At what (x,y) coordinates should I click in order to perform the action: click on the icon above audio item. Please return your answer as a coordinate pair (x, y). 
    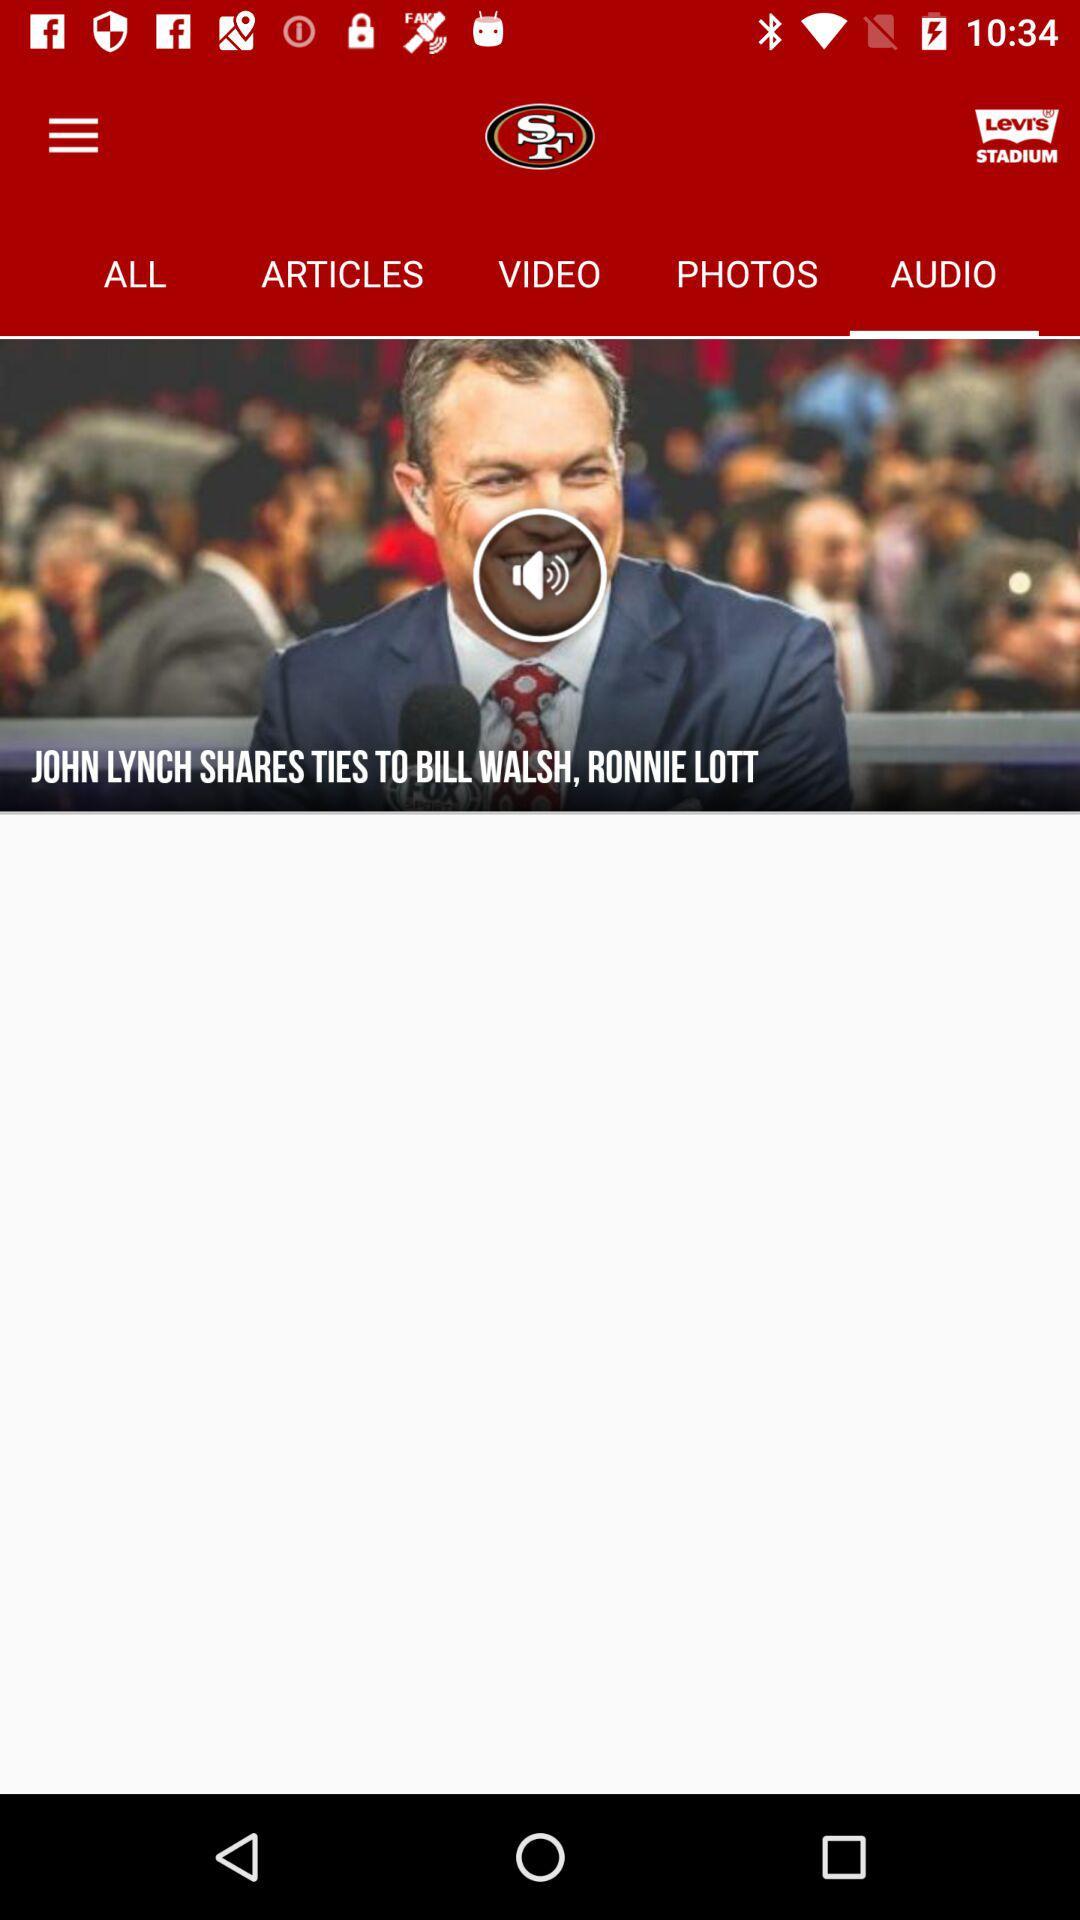
    Looking at the image, I should click on (1017, 135).